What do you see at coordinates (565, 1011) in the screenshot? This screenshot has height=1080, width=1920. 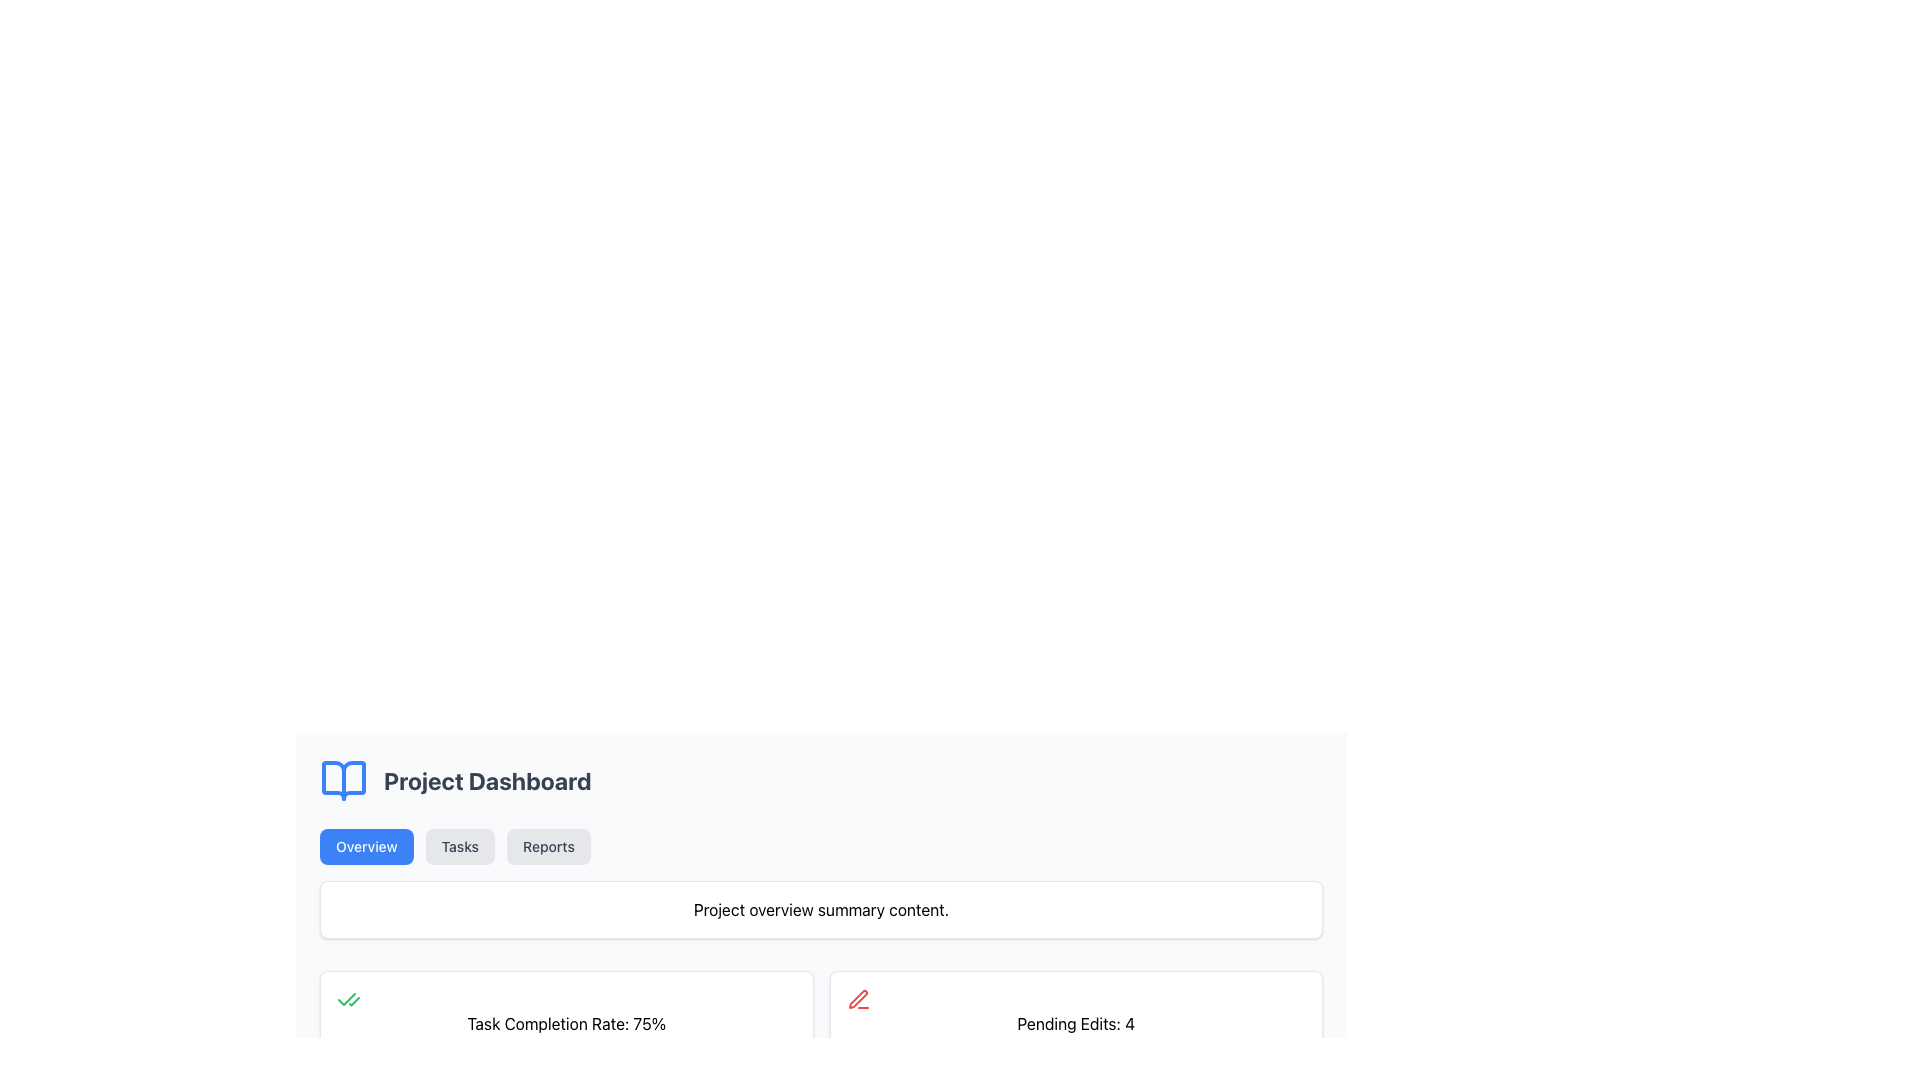 I see `the status card displaying the completion rate of tasks in percentage, located on the upper-left side of the section and aligned horizontally to the left of the 'Pending Edits: 4' box` at bounding box center [565, 1011].